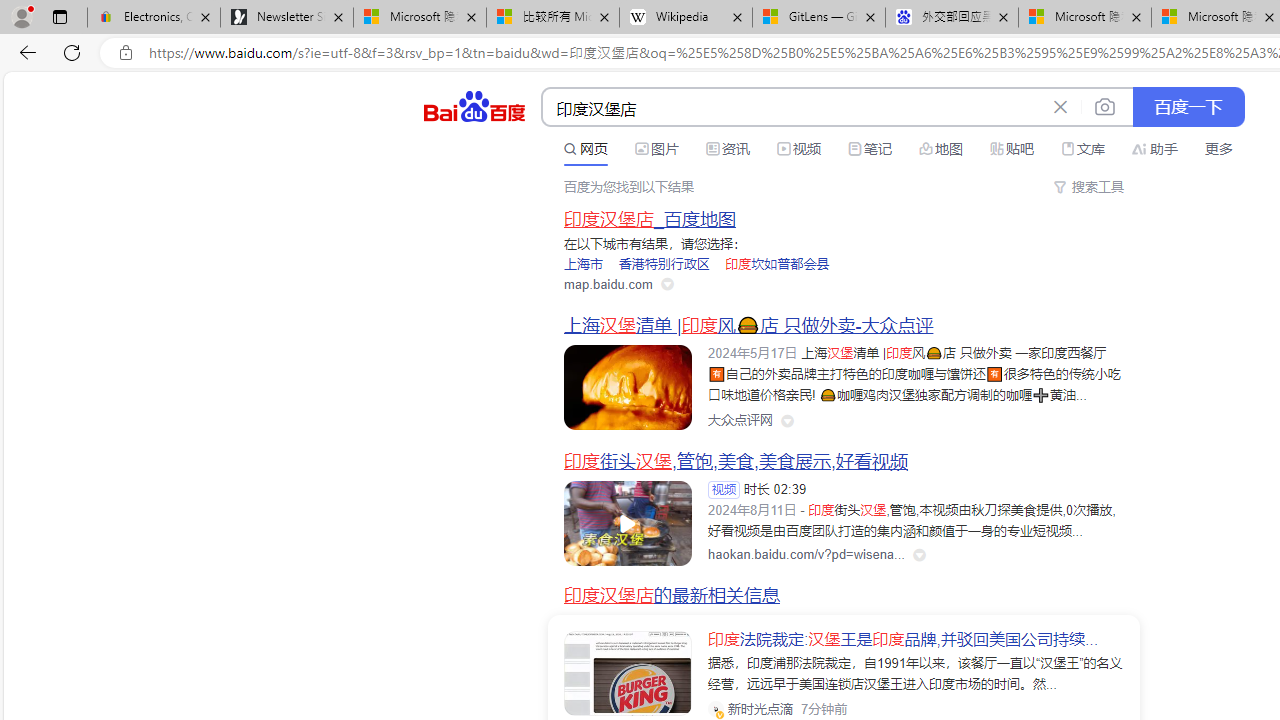 The height and width of the screenshot is (720, 1280). Describe the element at coordinates (153, 17) in the screenshot. I see `'Electronics, Cars, Fashion, Collectibles & More | eBay'` at that location.